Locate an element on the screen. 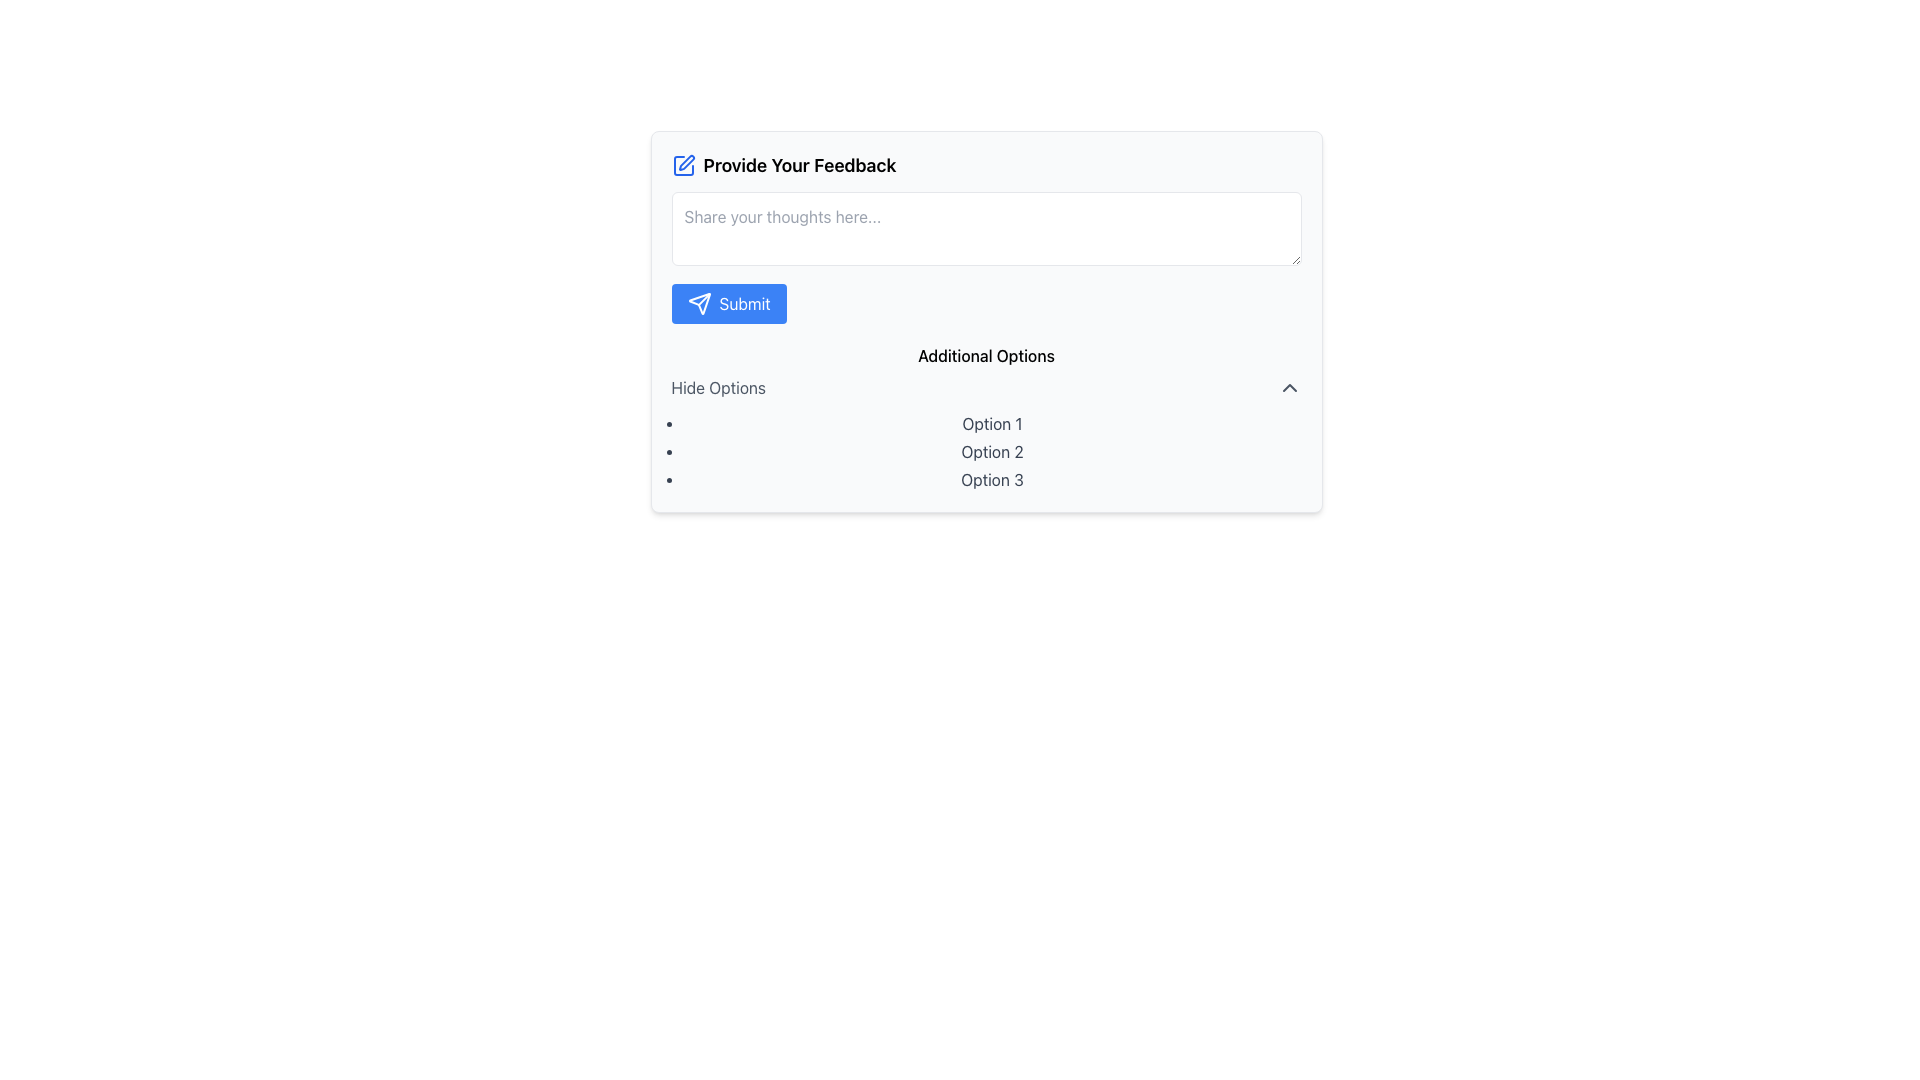 This screenshot has height=1080, width=1920. the chevron icon located at the far right of the row containing the text 'Hide Options' is located at coordinates (1289, 388).